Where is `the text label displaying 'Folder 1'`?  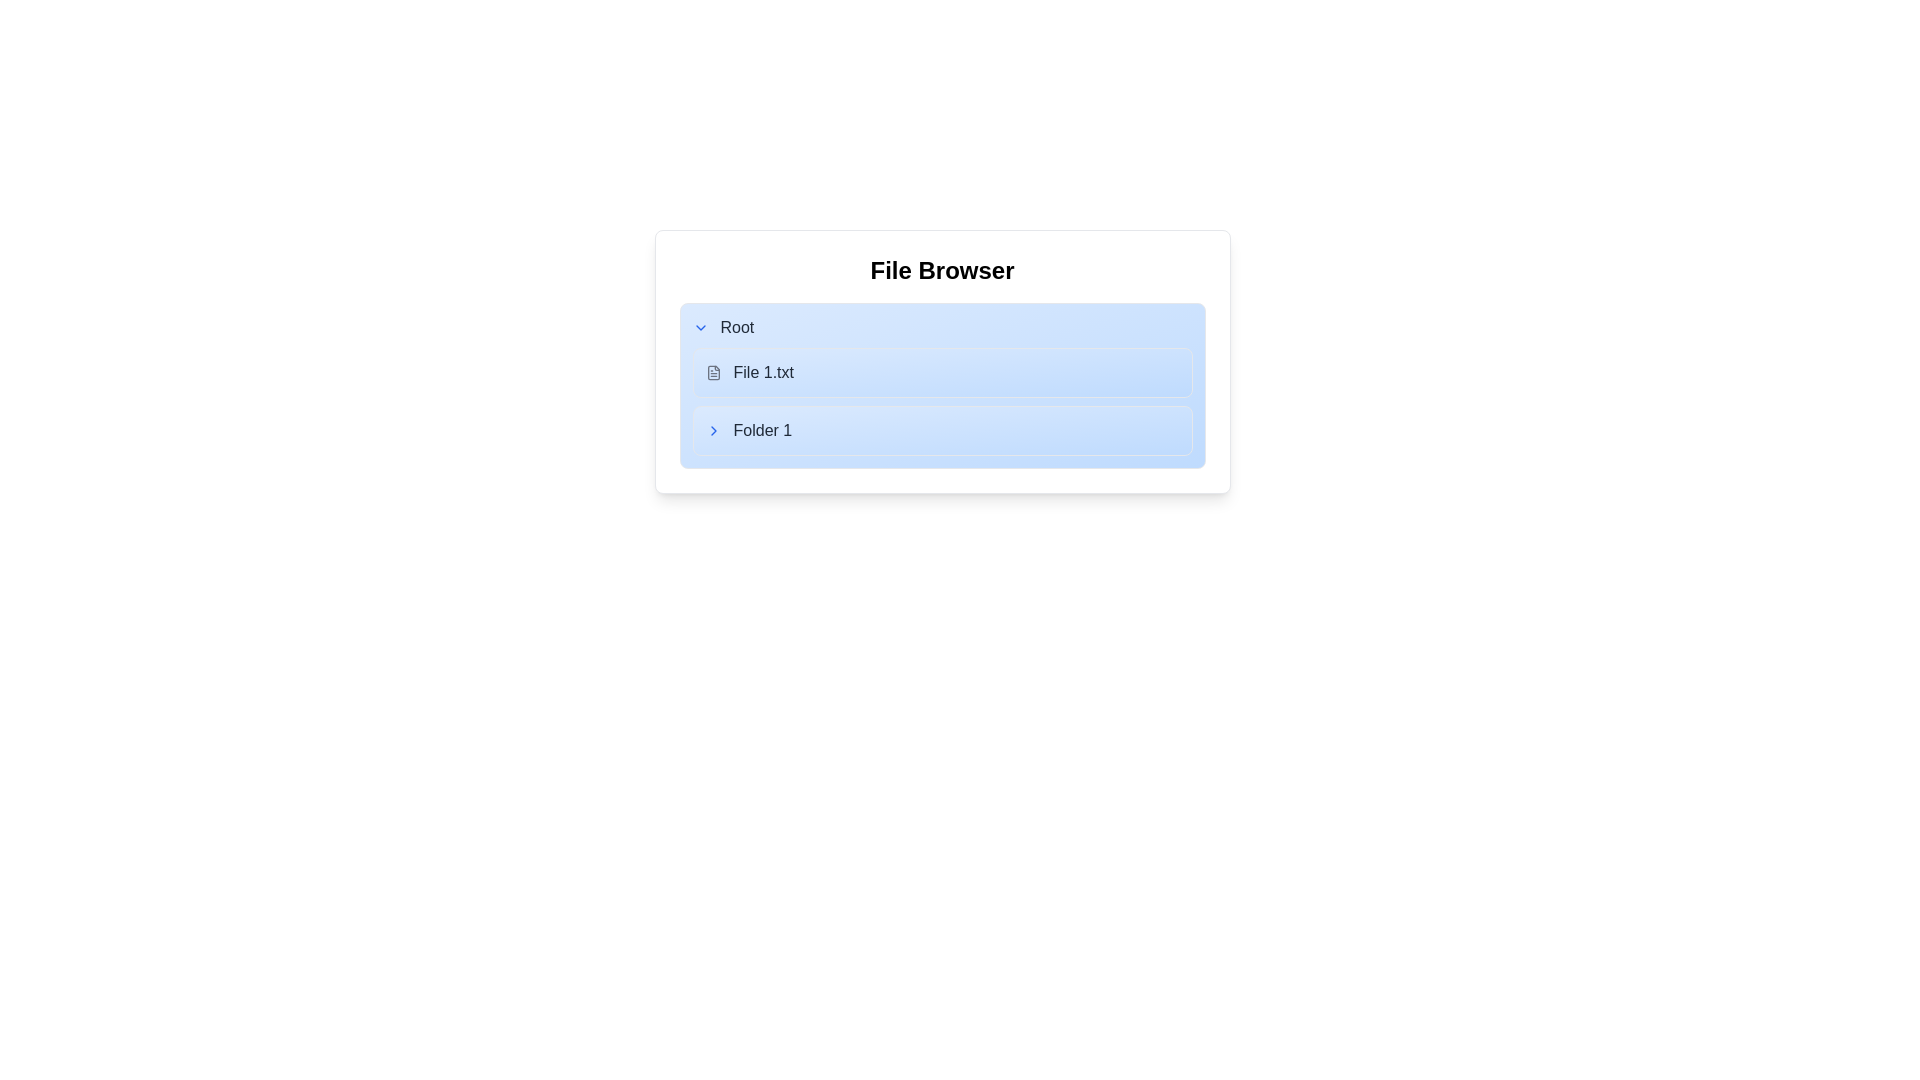
the text label displaying 'Folder 1' is located at coordinates (747, 430).